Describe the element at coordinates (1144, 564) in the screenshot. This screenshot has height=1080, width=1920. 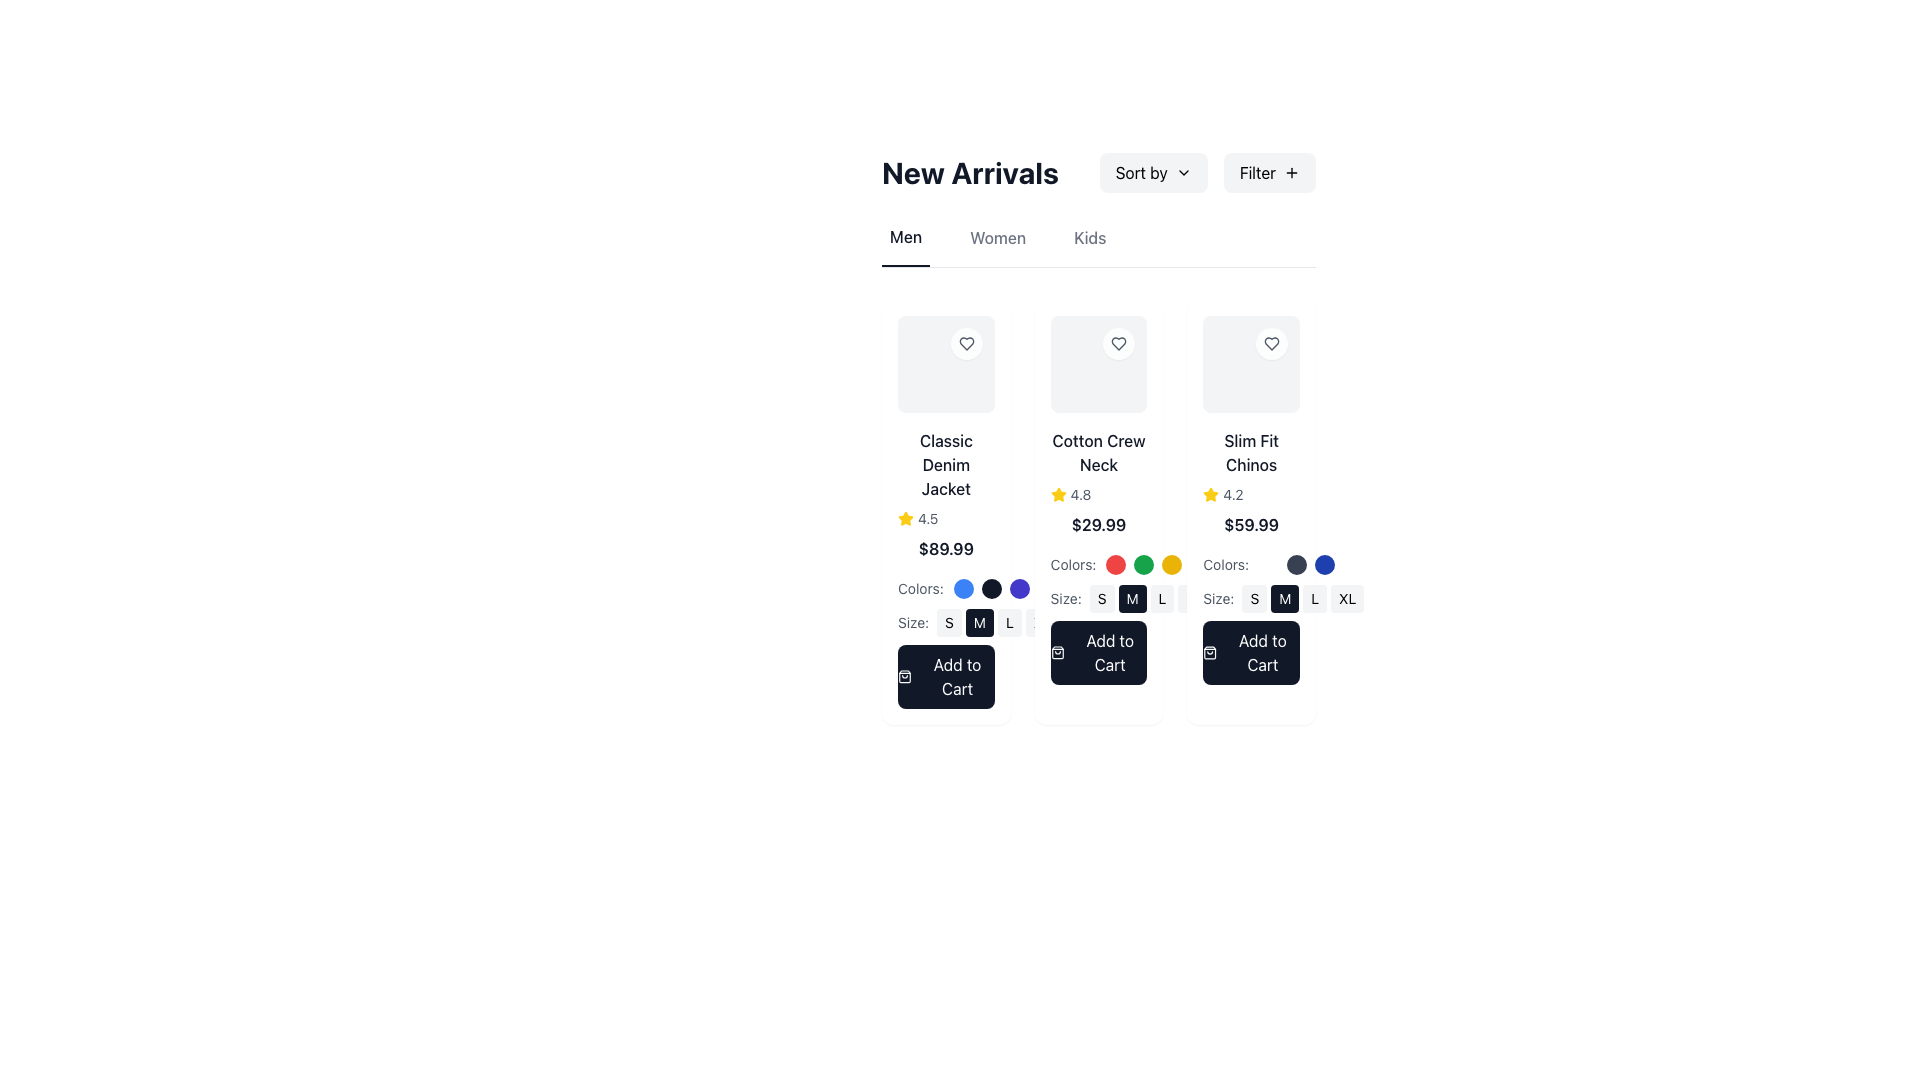
I see `the green circular button with a white border, which is the second button in the group of three color selection buttons located below the 'Cotton Crew Neck' item details in the 'New Arrivals' section` at that location.